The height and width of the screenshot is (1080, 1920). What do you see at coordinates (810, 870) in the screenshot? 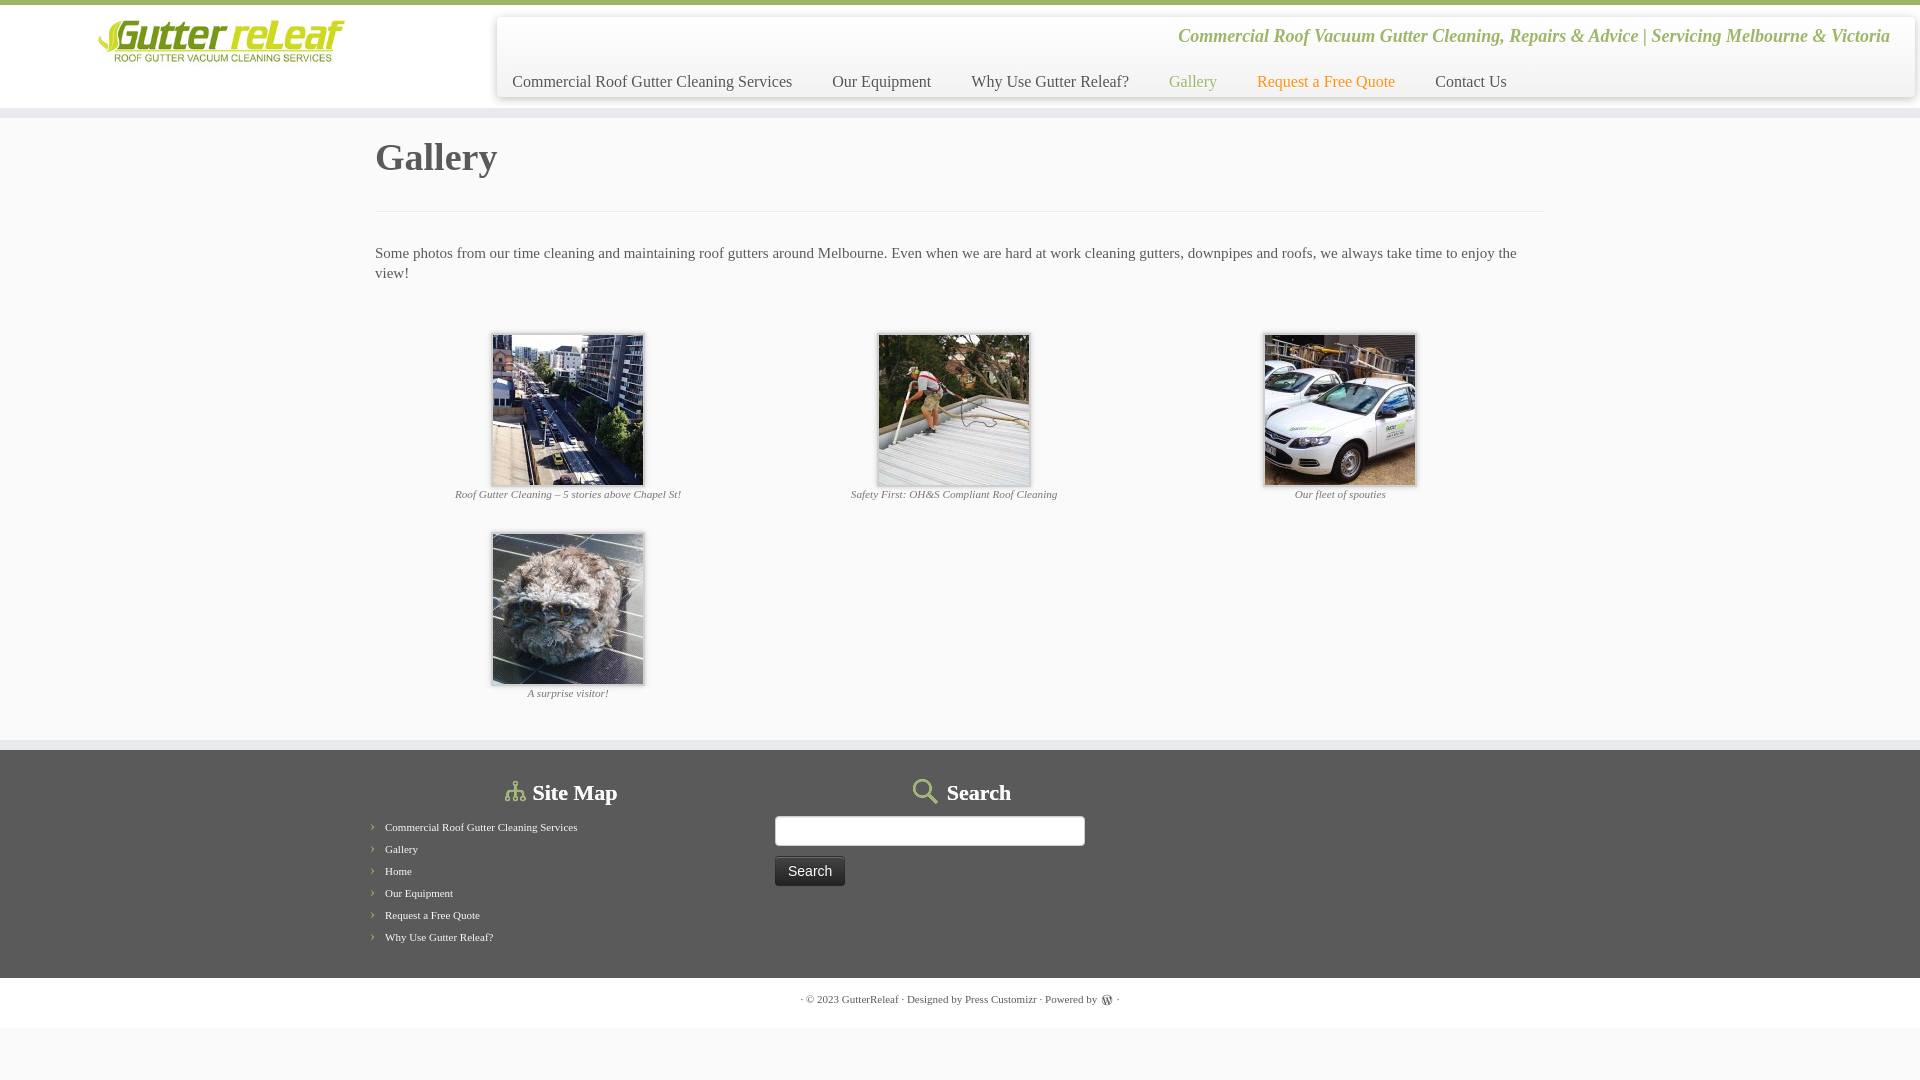
I see `'Search'` at bounding box center [810, 870].